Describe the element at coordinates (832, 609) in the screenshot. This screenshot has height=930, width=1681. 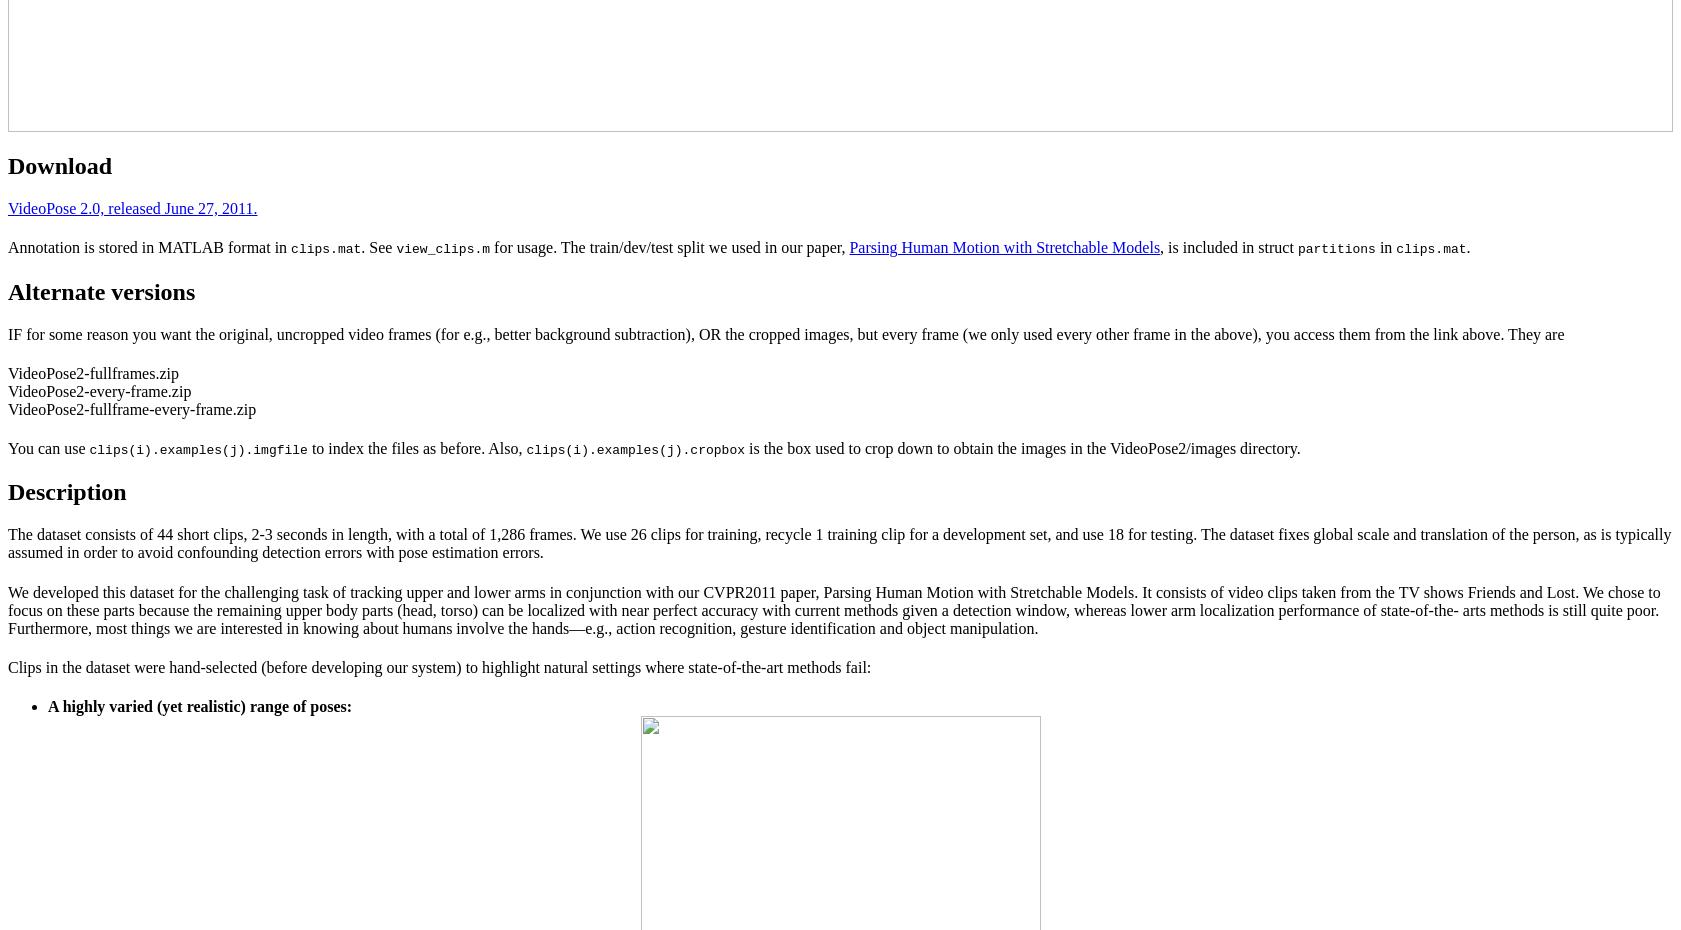
I see `'We developed this dataset for the challenging task of tracking upper and lower arms in conjunction with our CVPR2011 paper, Parsing Human Motion with Stretchable Models.  It consists of video clips taken from the TV shows Friends and Lost. We chose to focus on these parts because the remaining upper body parts (head, torso) can be localized with near perfect accuracy with current methods given a detection window, whereas lower arm localization performance of state-of-the- arts methods is still quite poor. Furthermore, most things we are interested in knowing about humans involve the hands—e.g., action recognition, gesture identification and object manipulation.'` at that location.